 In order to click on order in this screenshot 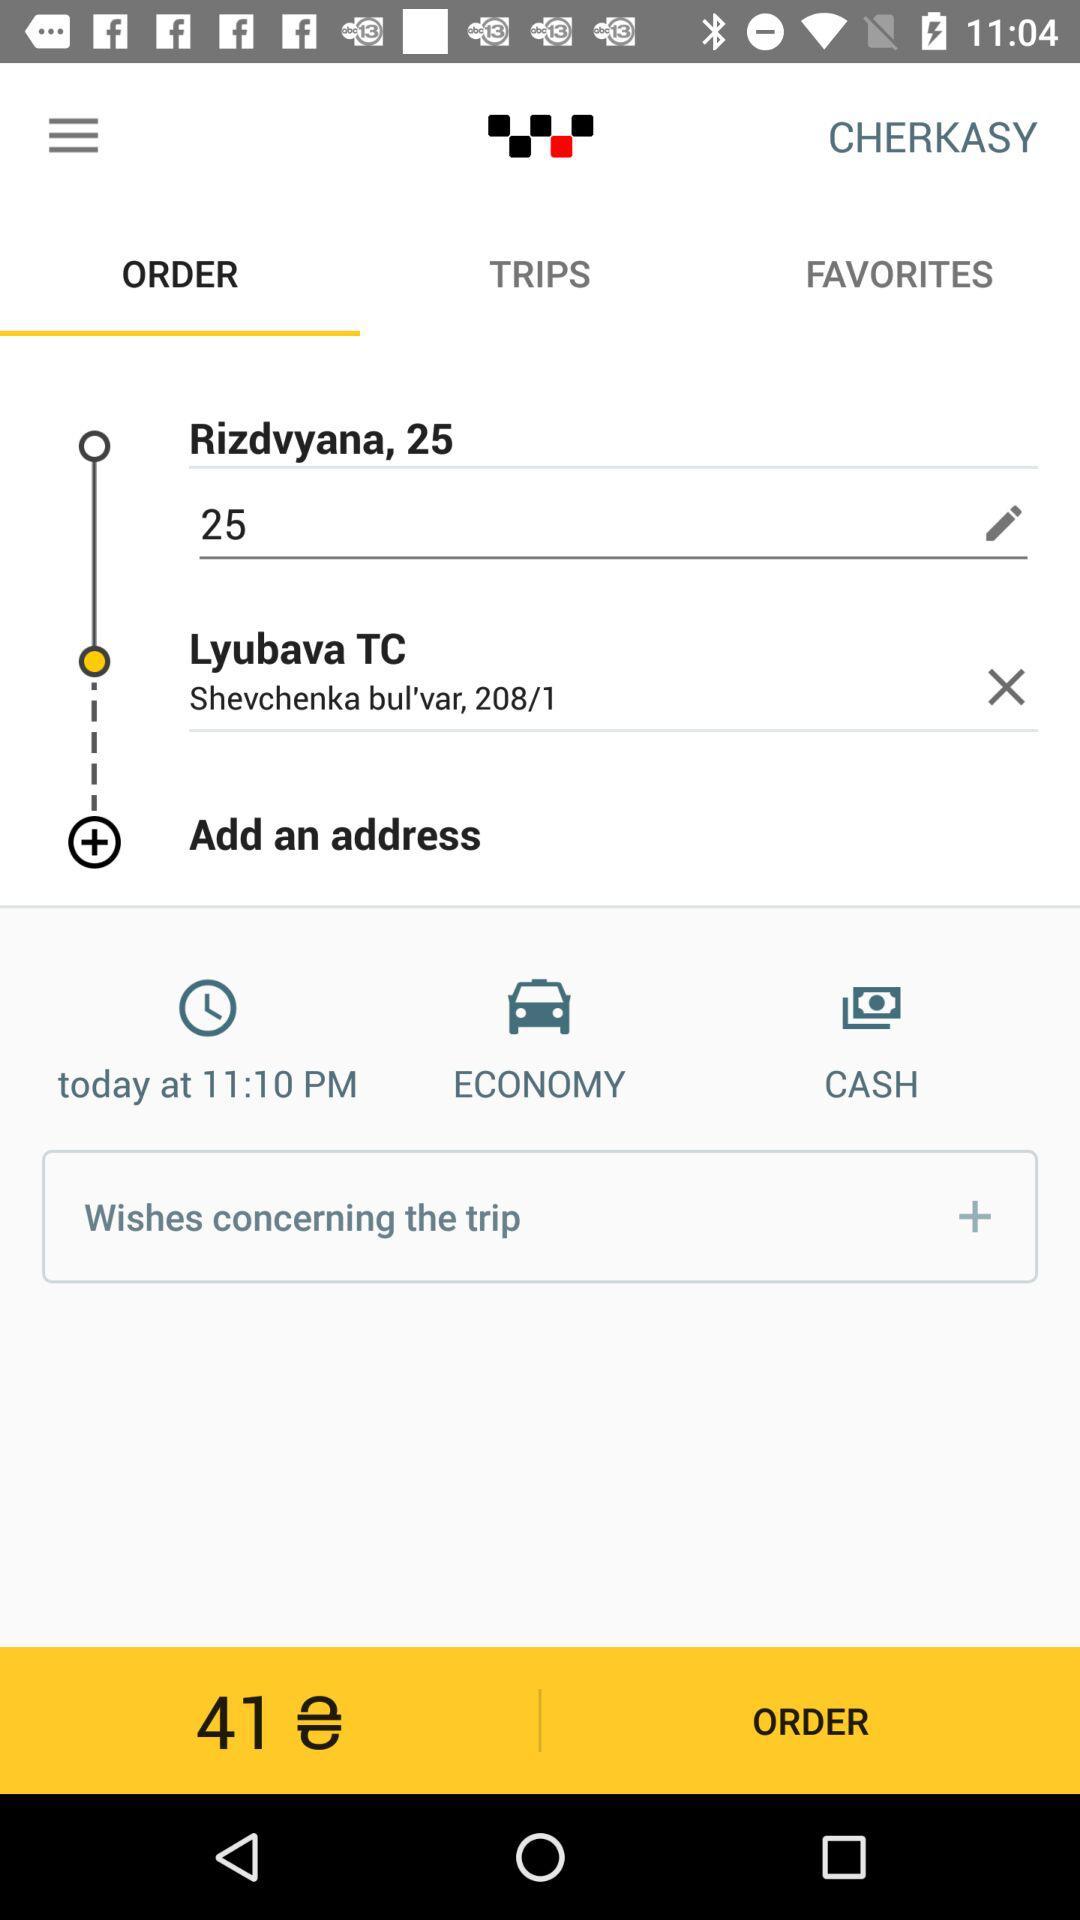, I will do `click(810, 1719)`.